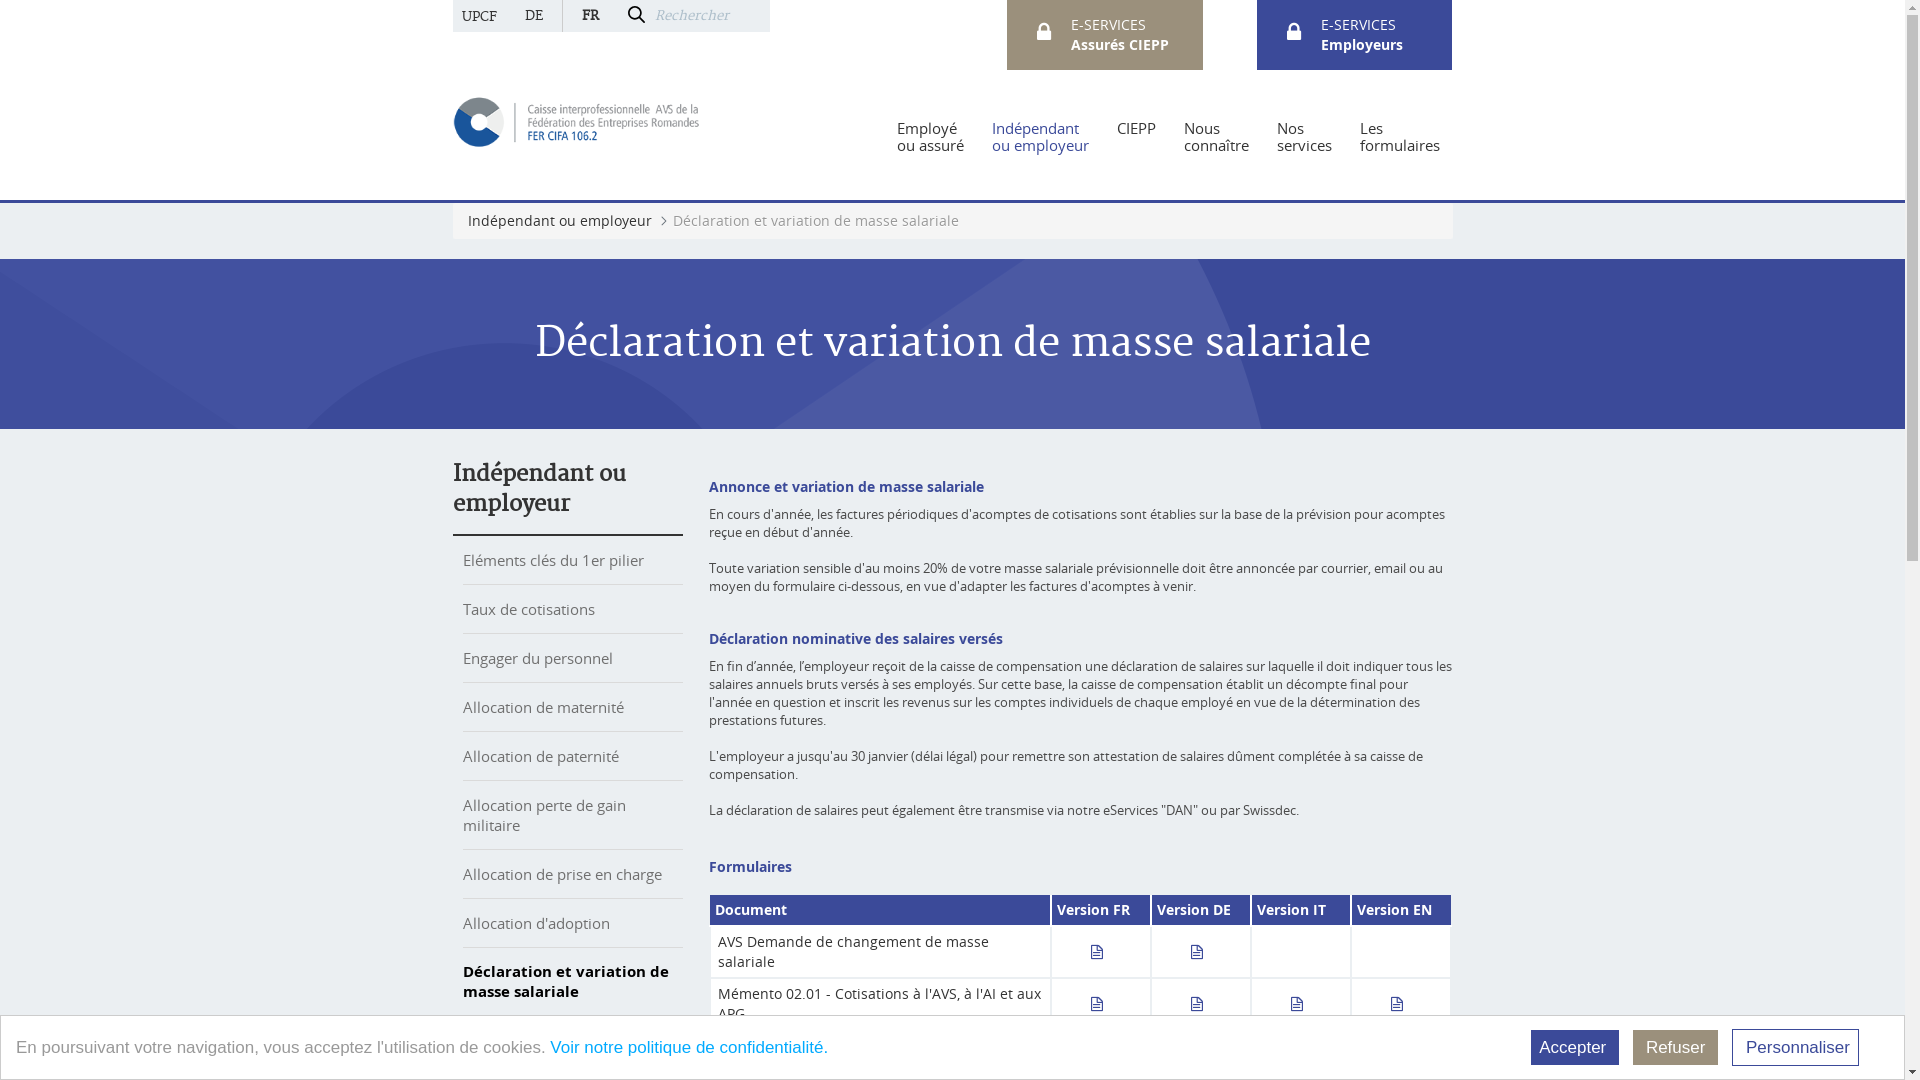  Describe the element at coordinates (1136, 136) in the screenshot. I see `'CIEPP` at that location.